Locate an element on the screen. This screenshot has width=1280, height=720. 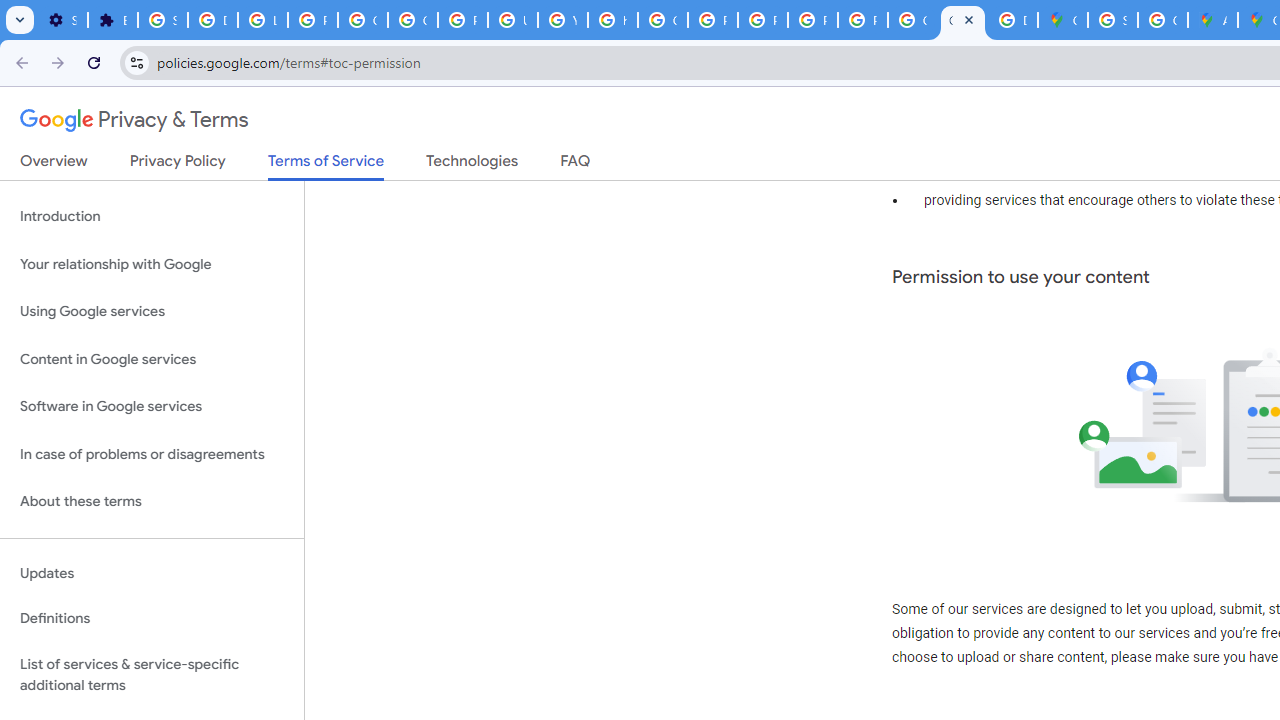
'Settings - On startup' is located at coordinates (62, 20).